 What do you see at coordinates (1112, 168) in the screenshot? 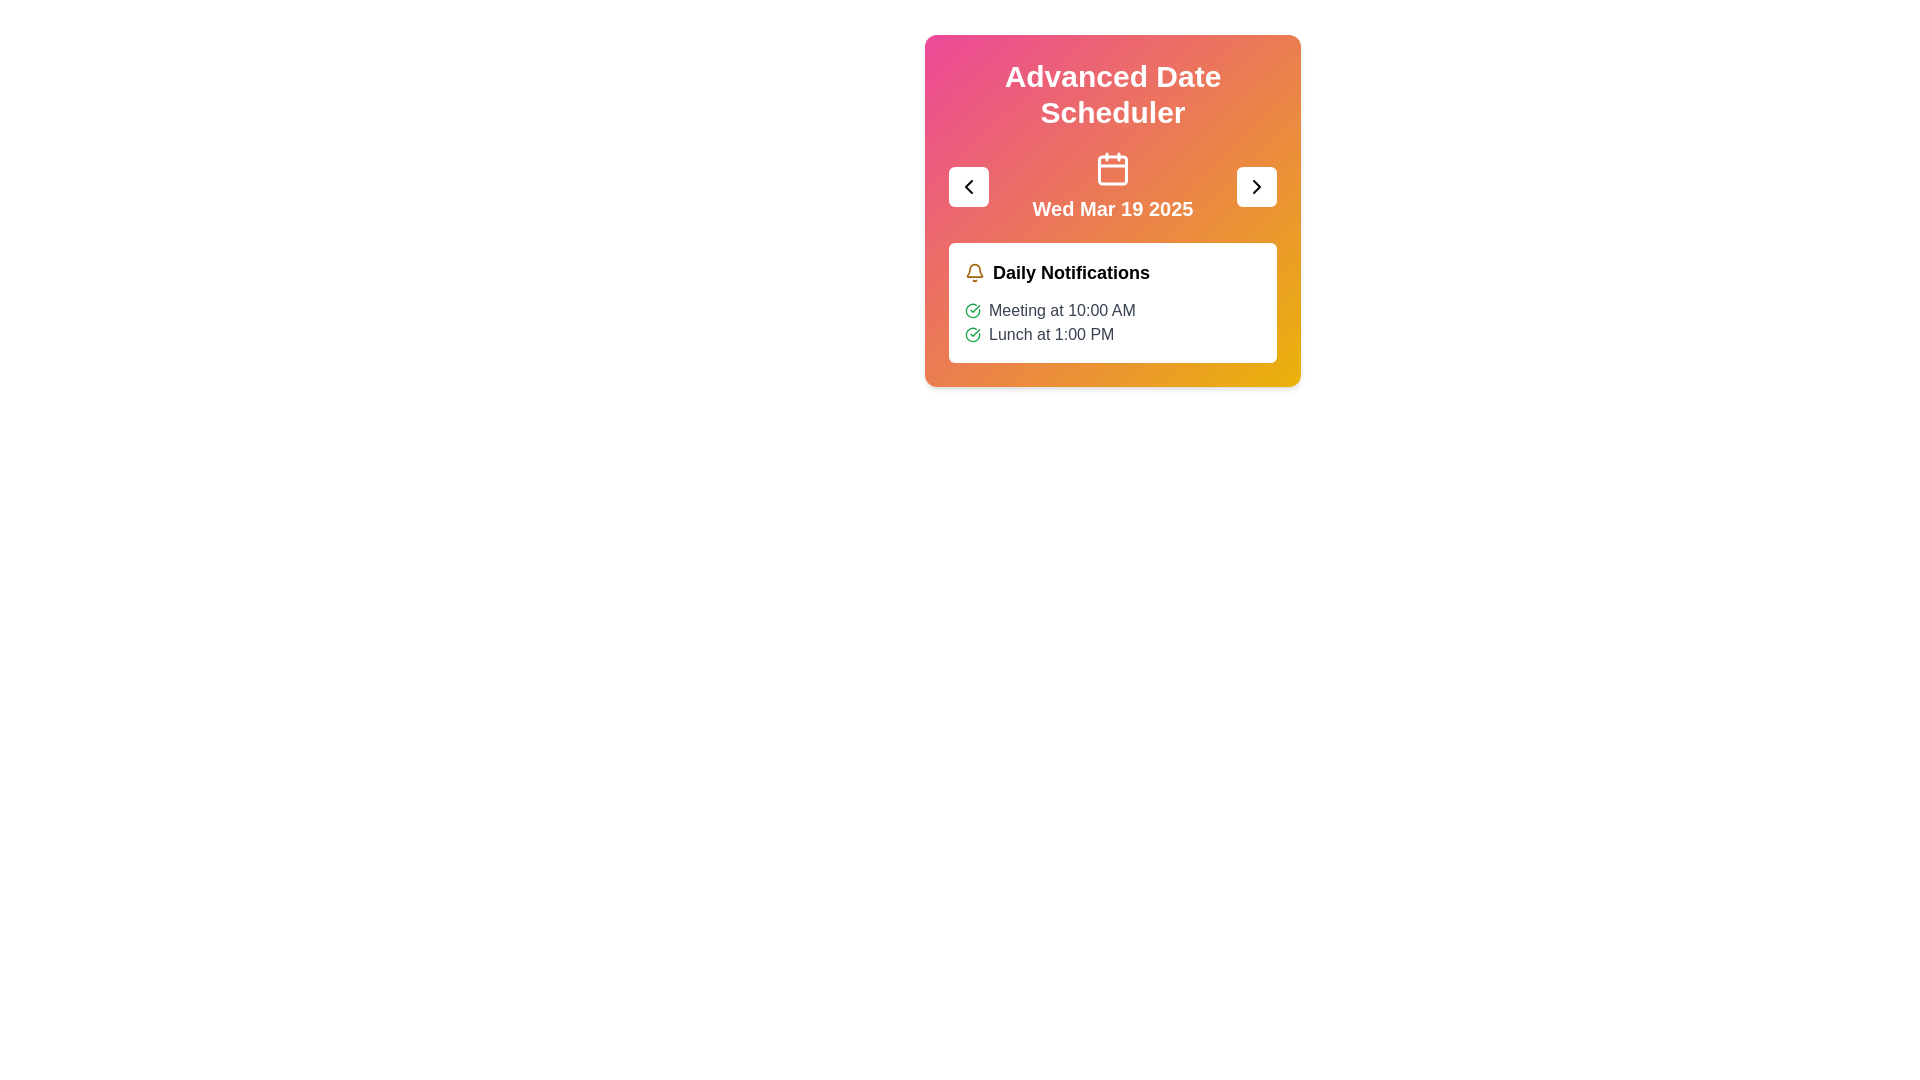
I see `the calendar icon, which is a box outlined icon with inner details, located above the date text` at bounding box center [1112, 168].